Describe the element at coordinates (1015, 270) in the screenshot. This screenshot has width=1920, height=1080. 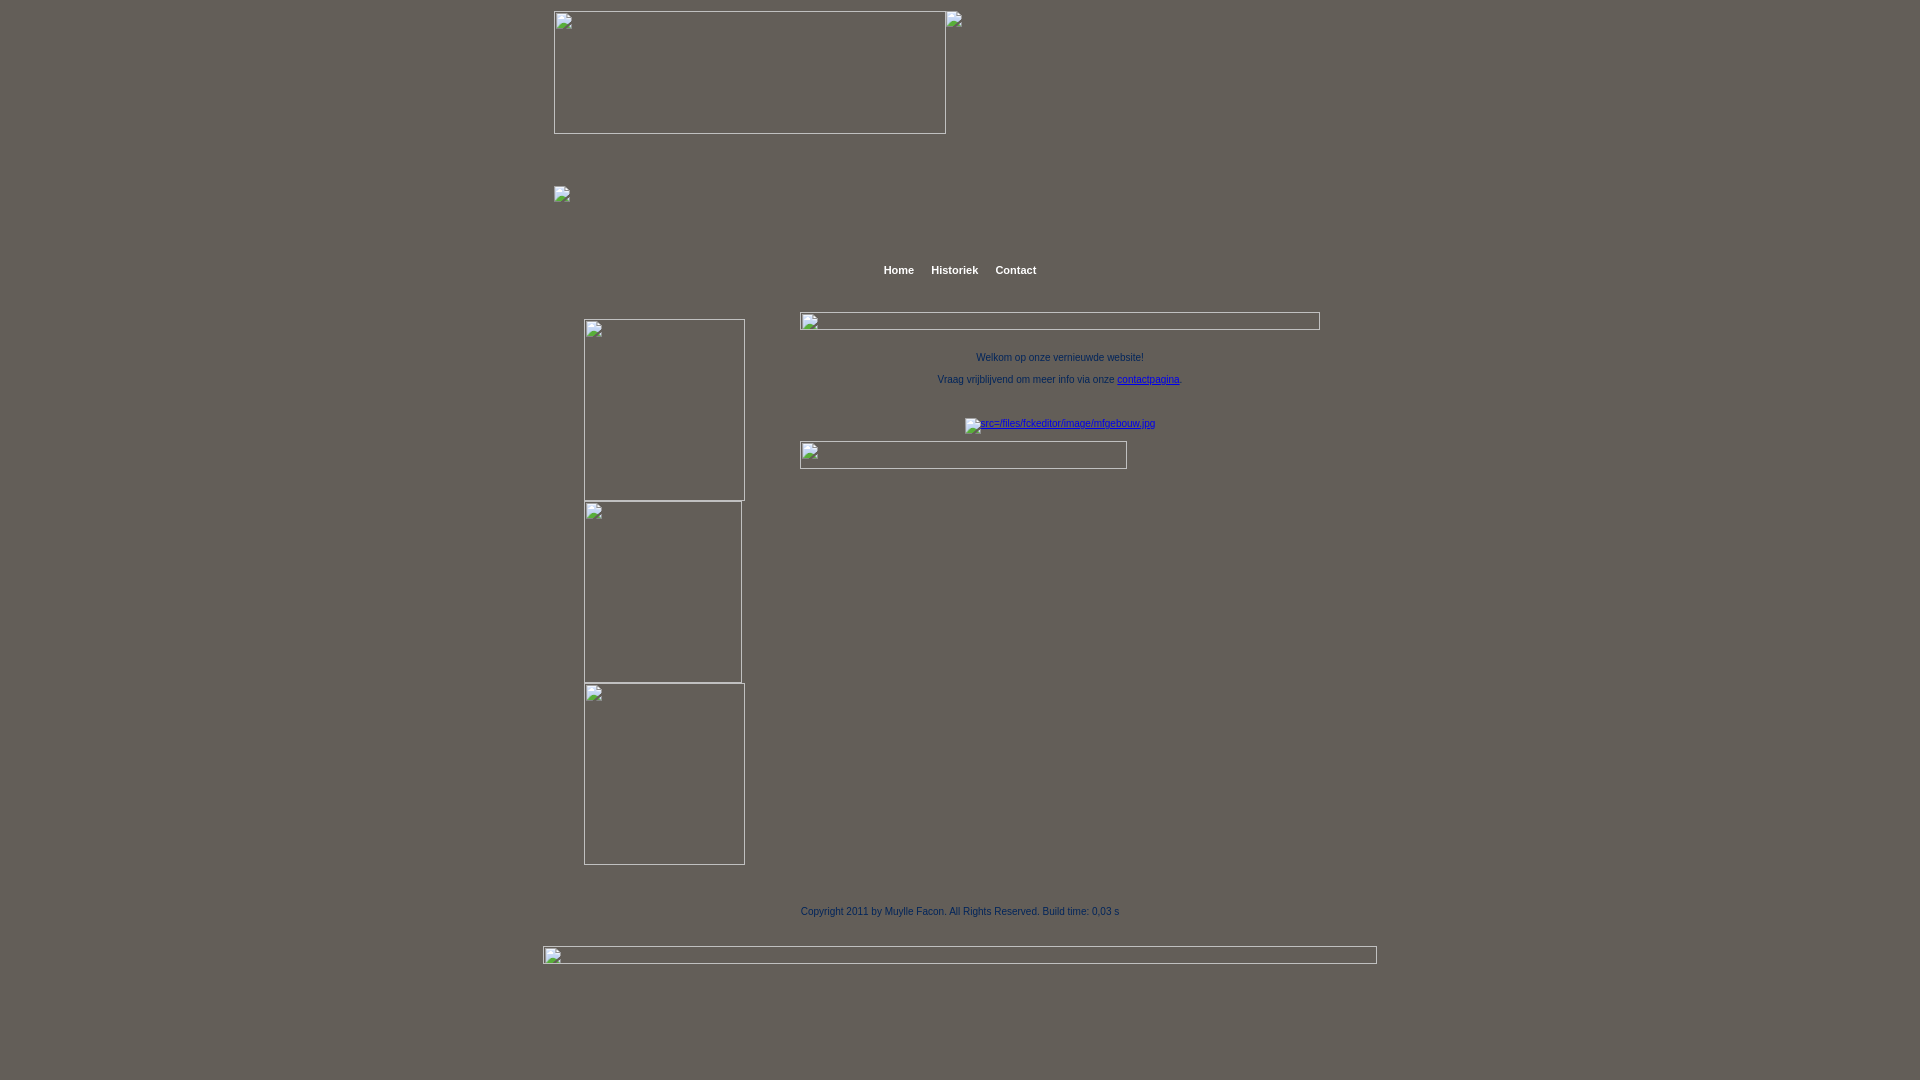
I see `'Contact'` at that location.